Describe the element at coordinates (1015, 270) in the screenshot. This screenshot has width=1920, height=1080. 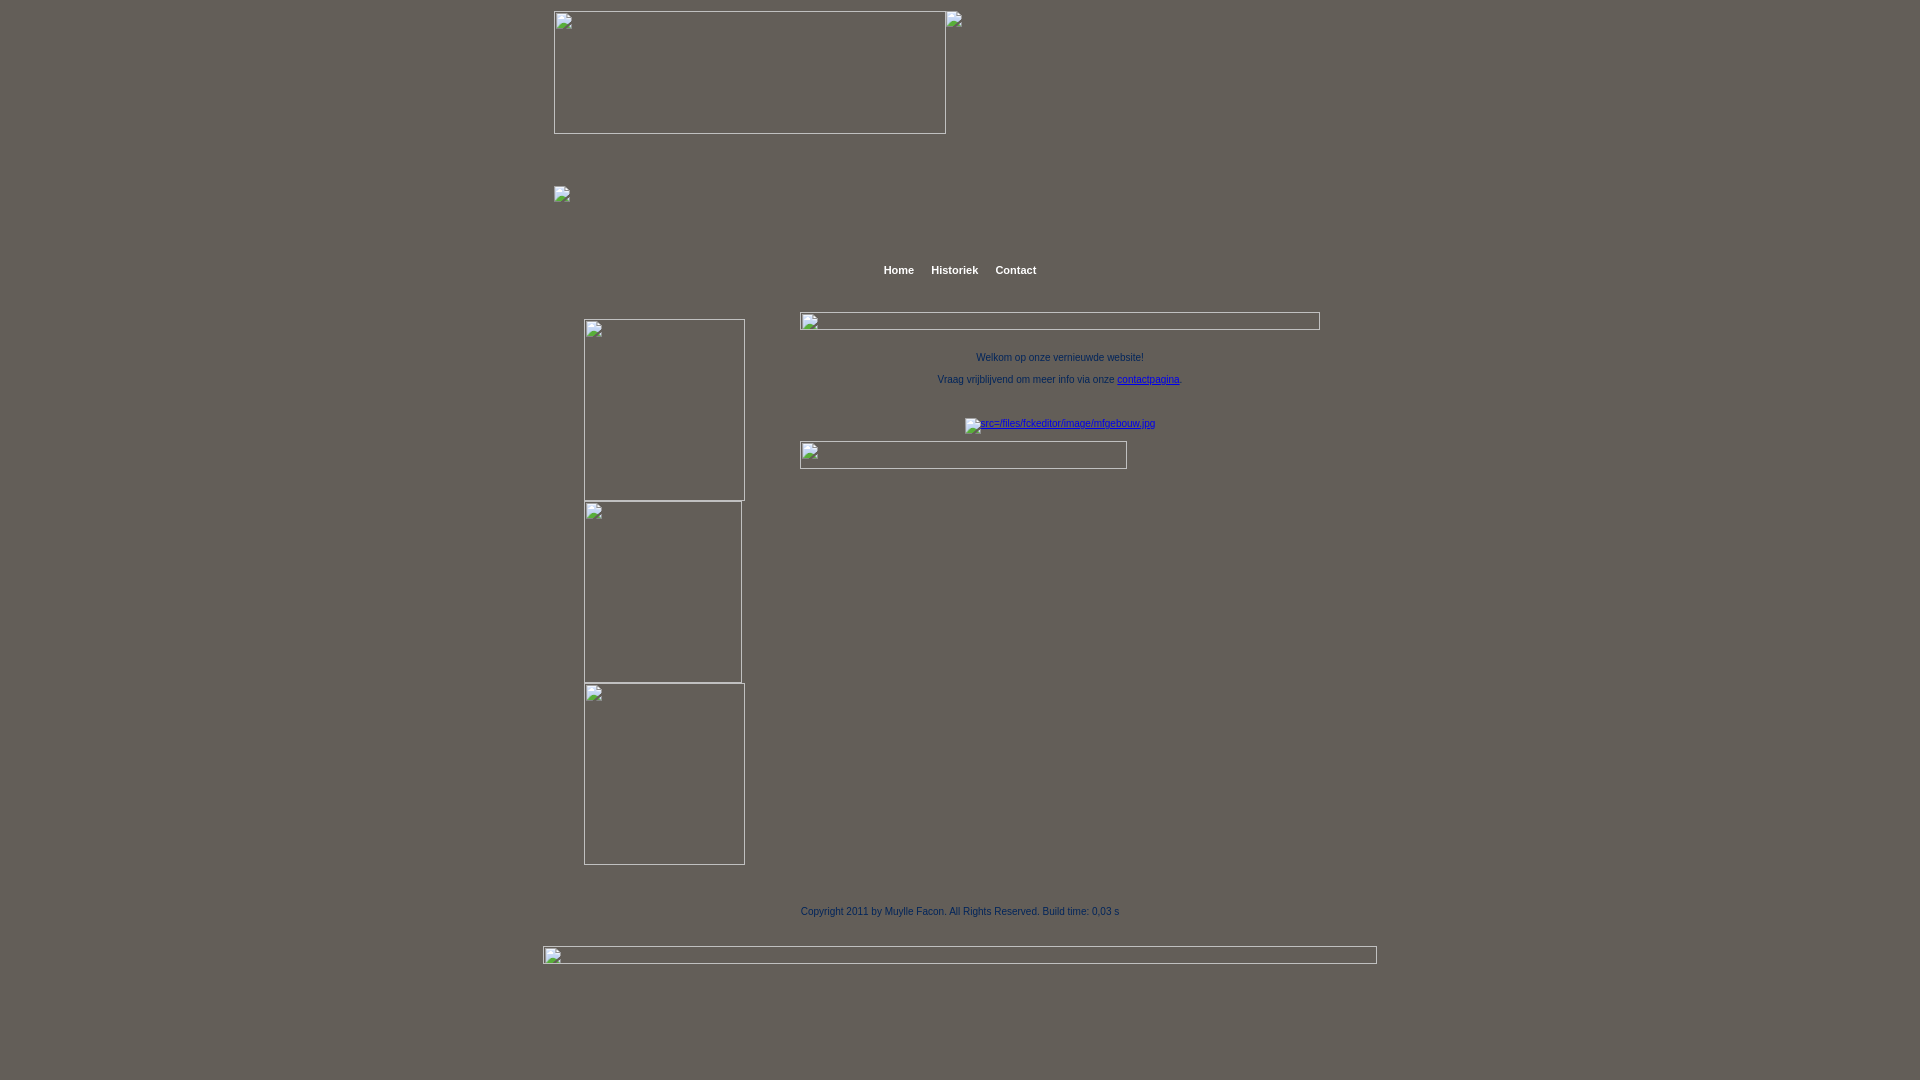
I see `'Contact'` at that location.